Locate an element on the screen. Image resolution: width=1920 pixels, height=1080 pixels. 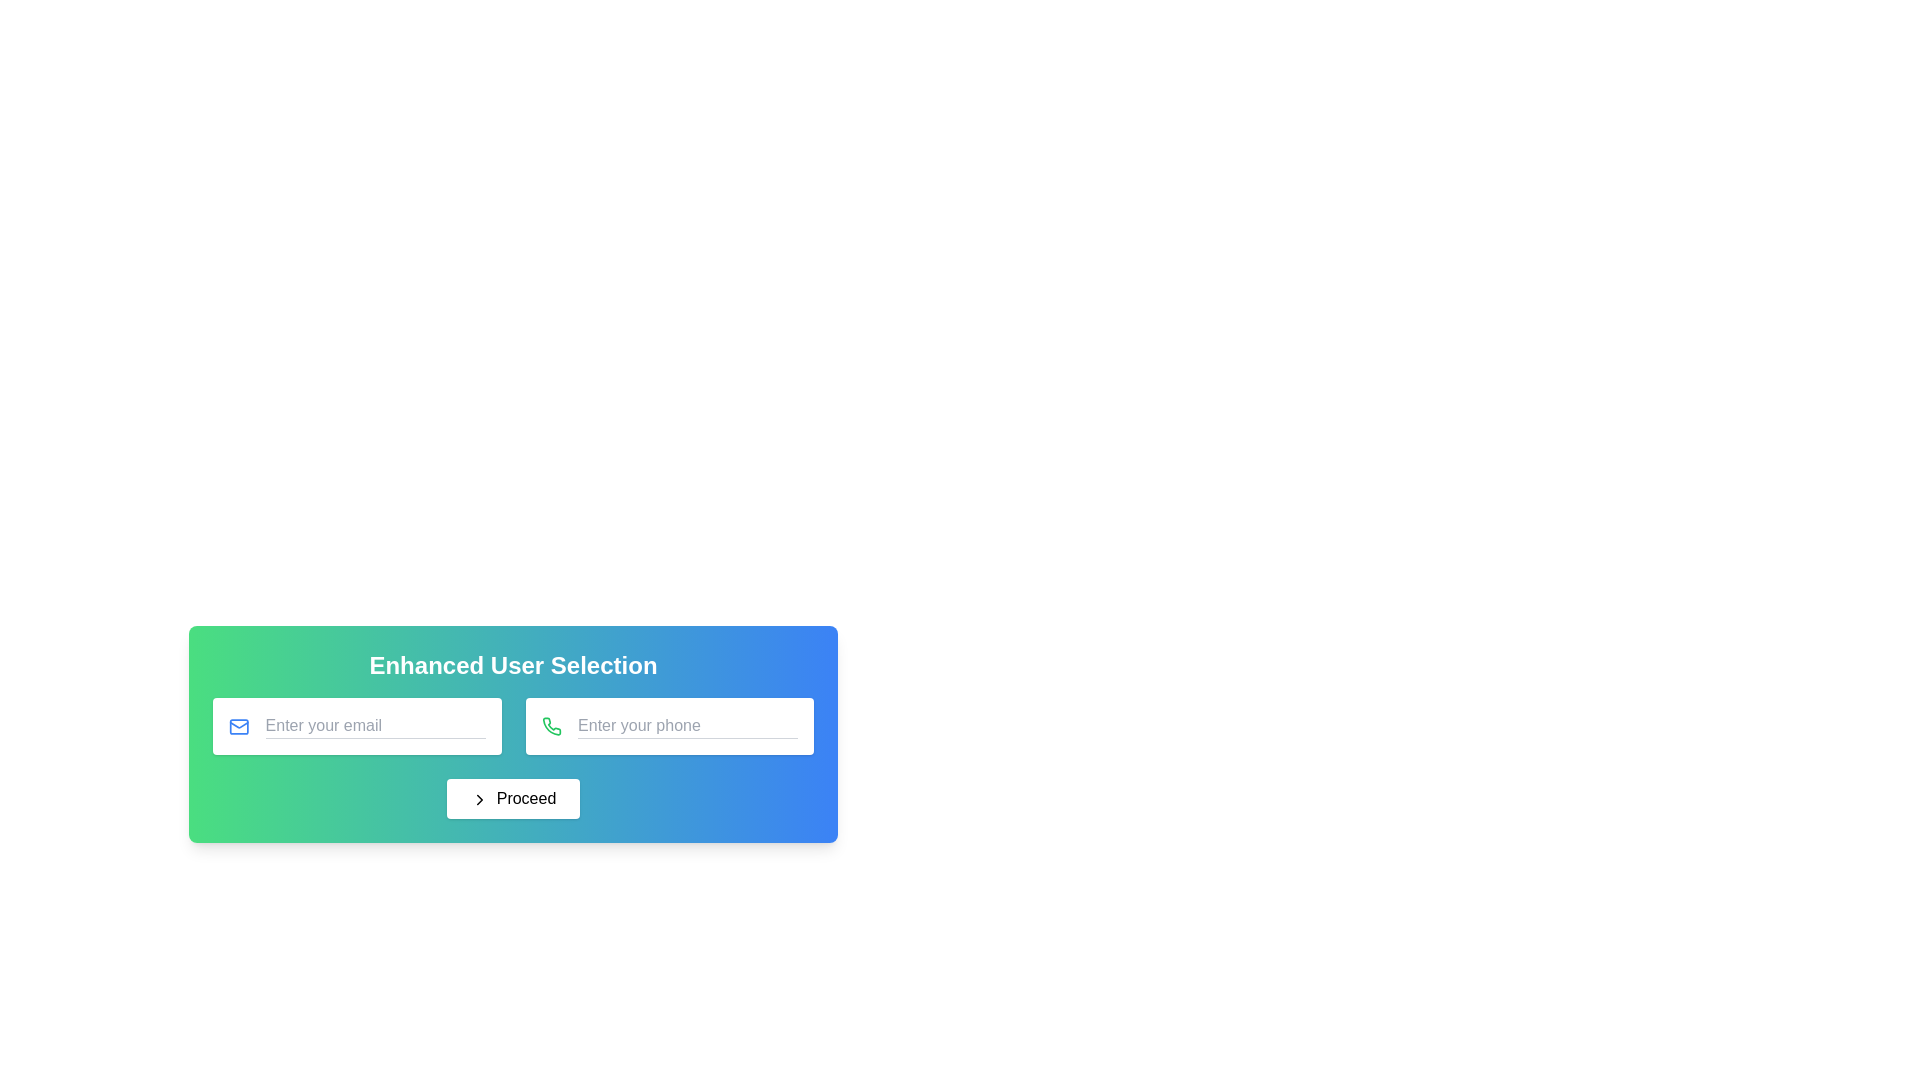
the confirmation button located within the 'Enhanced User Selection' panel, positioned below the input fields for email and phone is located at coordinates (513, 797).